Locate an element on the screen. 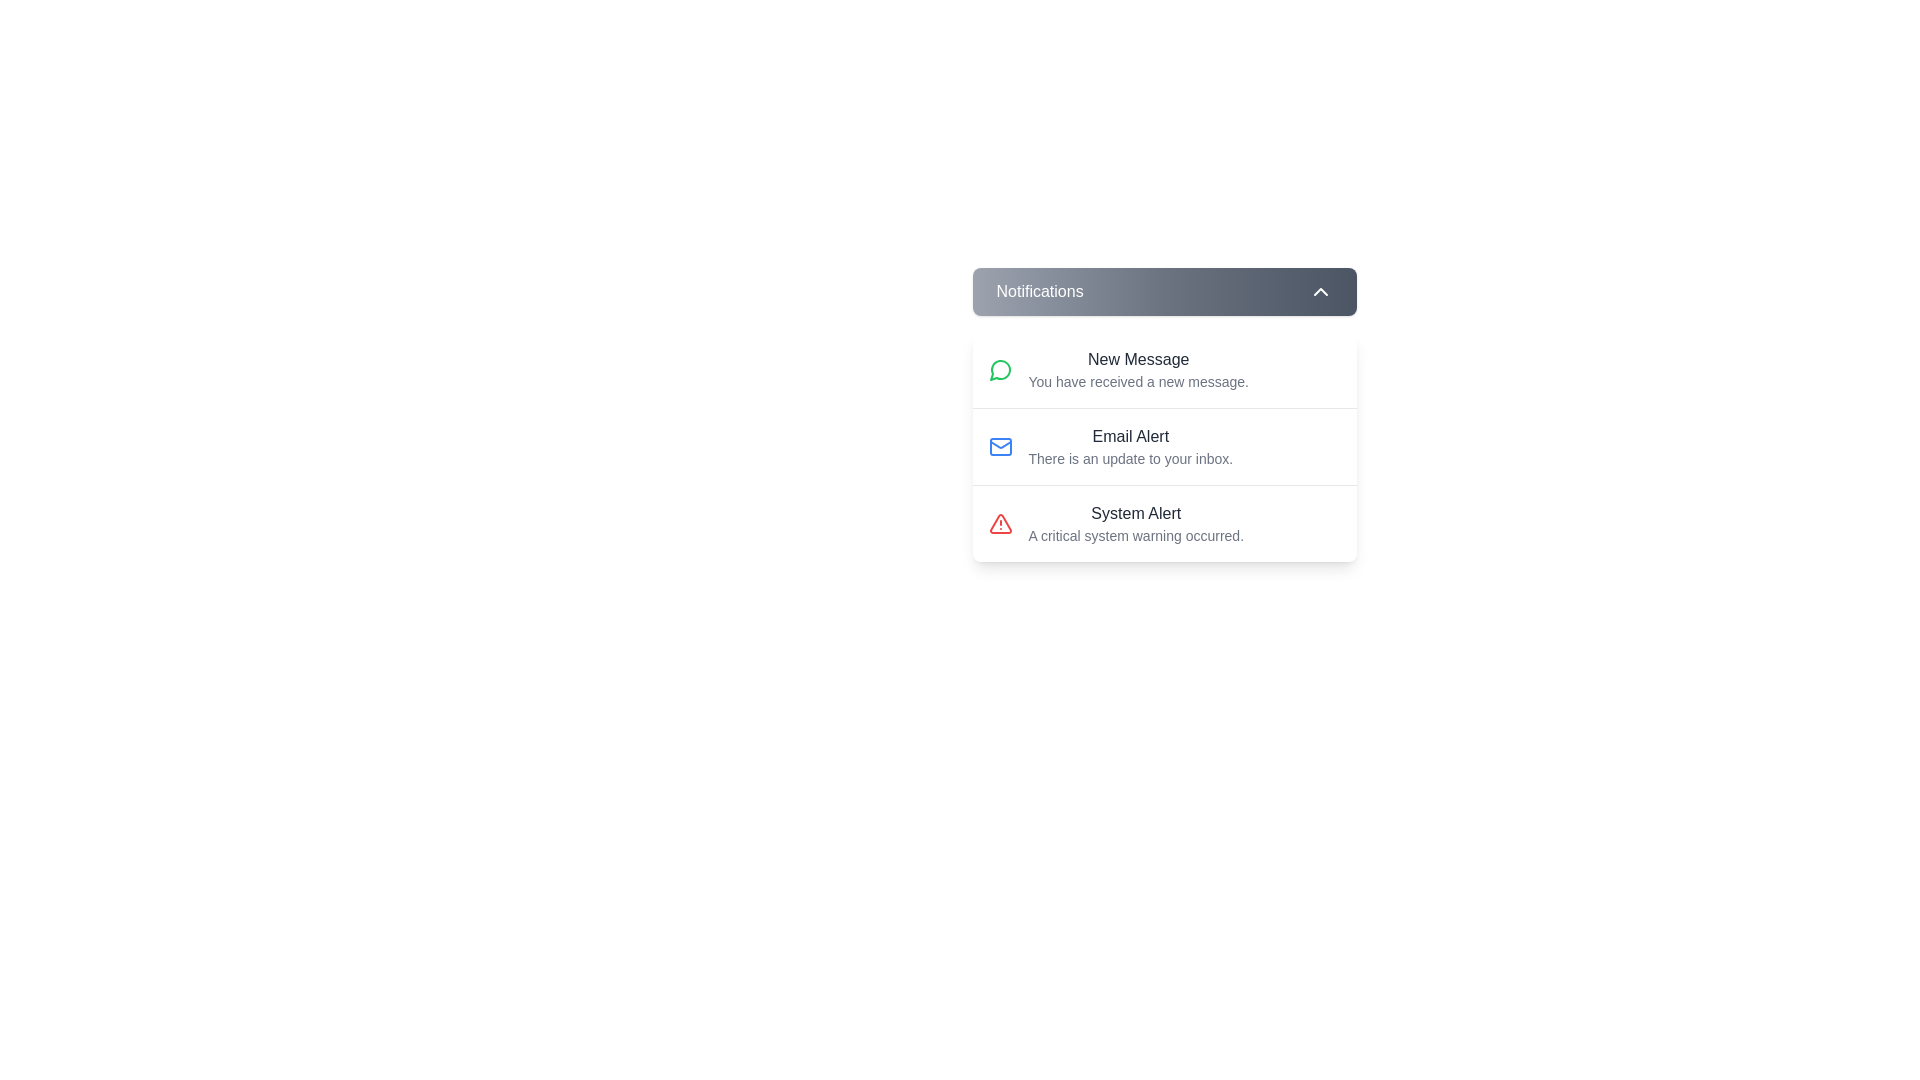  the appearance of the critical alert icon located to the left of the 'System Alert' text in the third row of the notification dropdown by moving the cursor to its center point is located at coordinates (1000, 523).